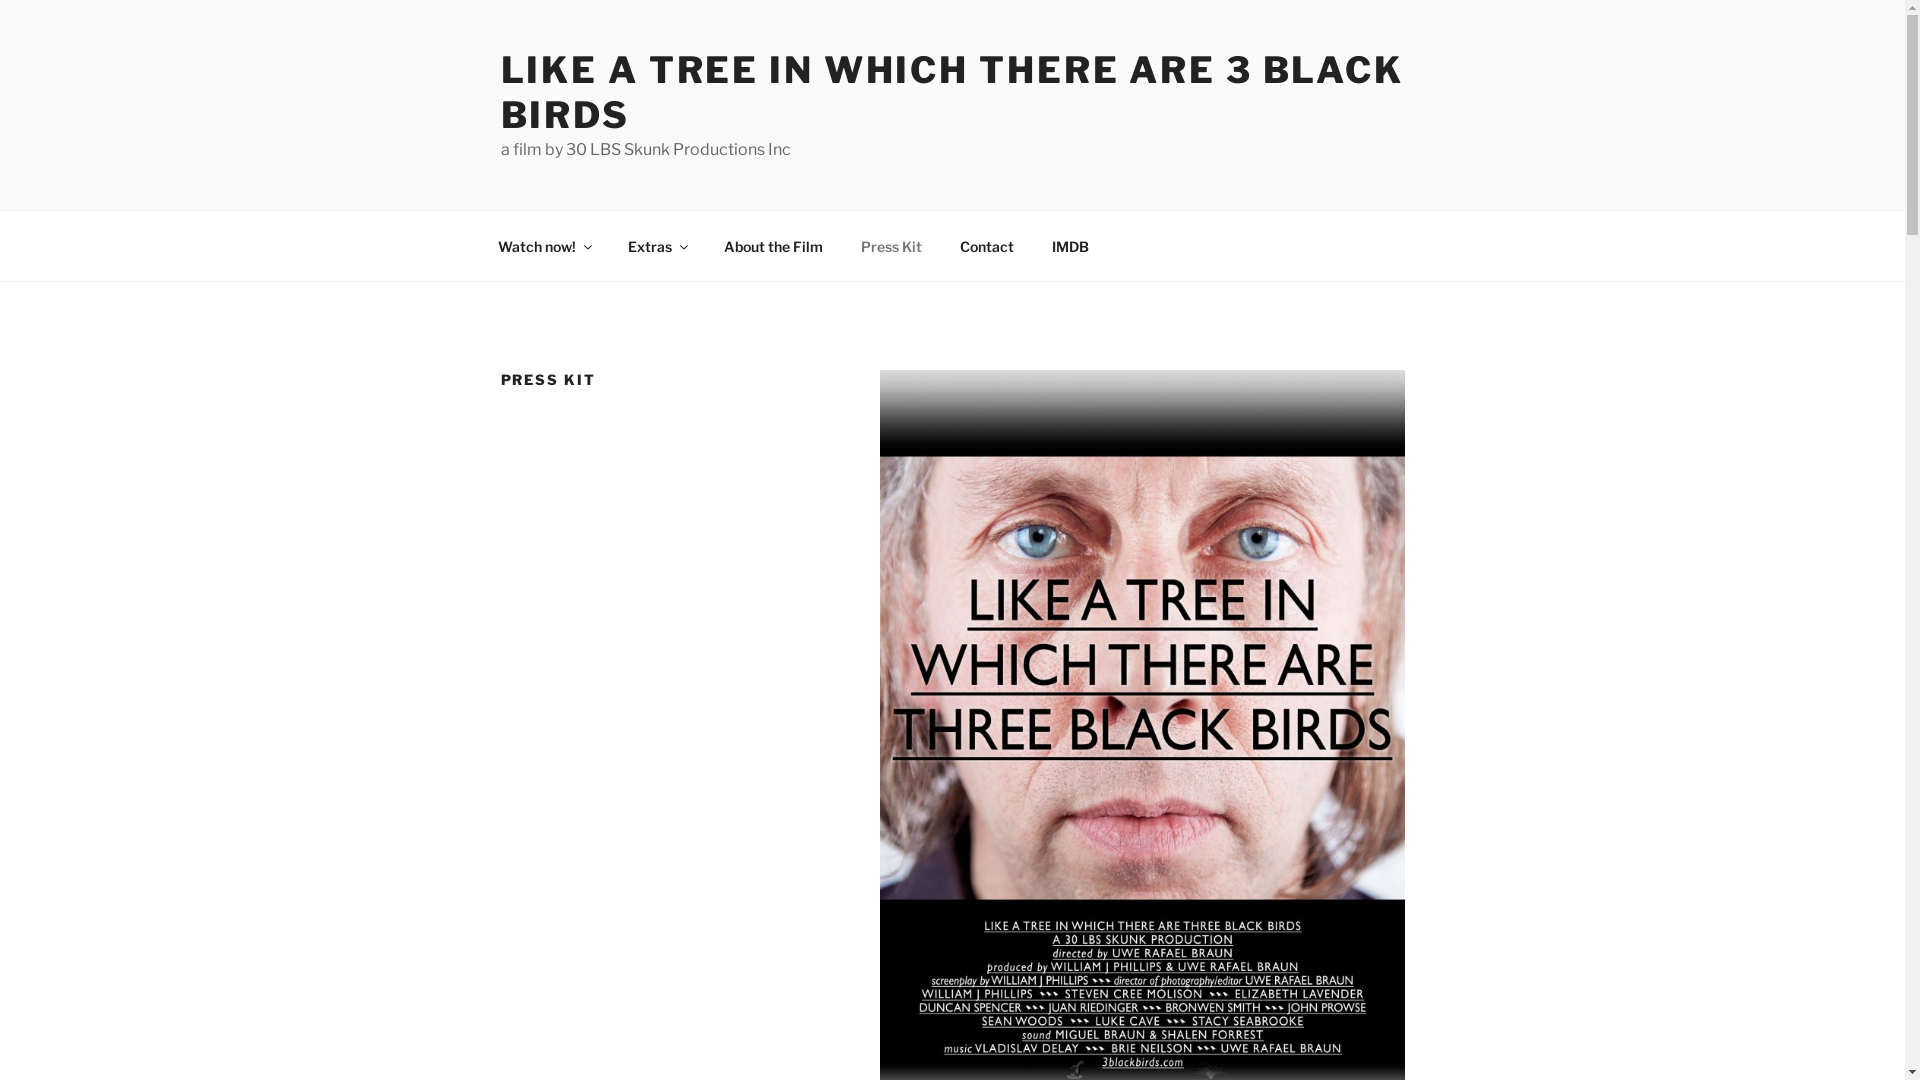  I want to click on 'Press Kit', so click(844, 245).